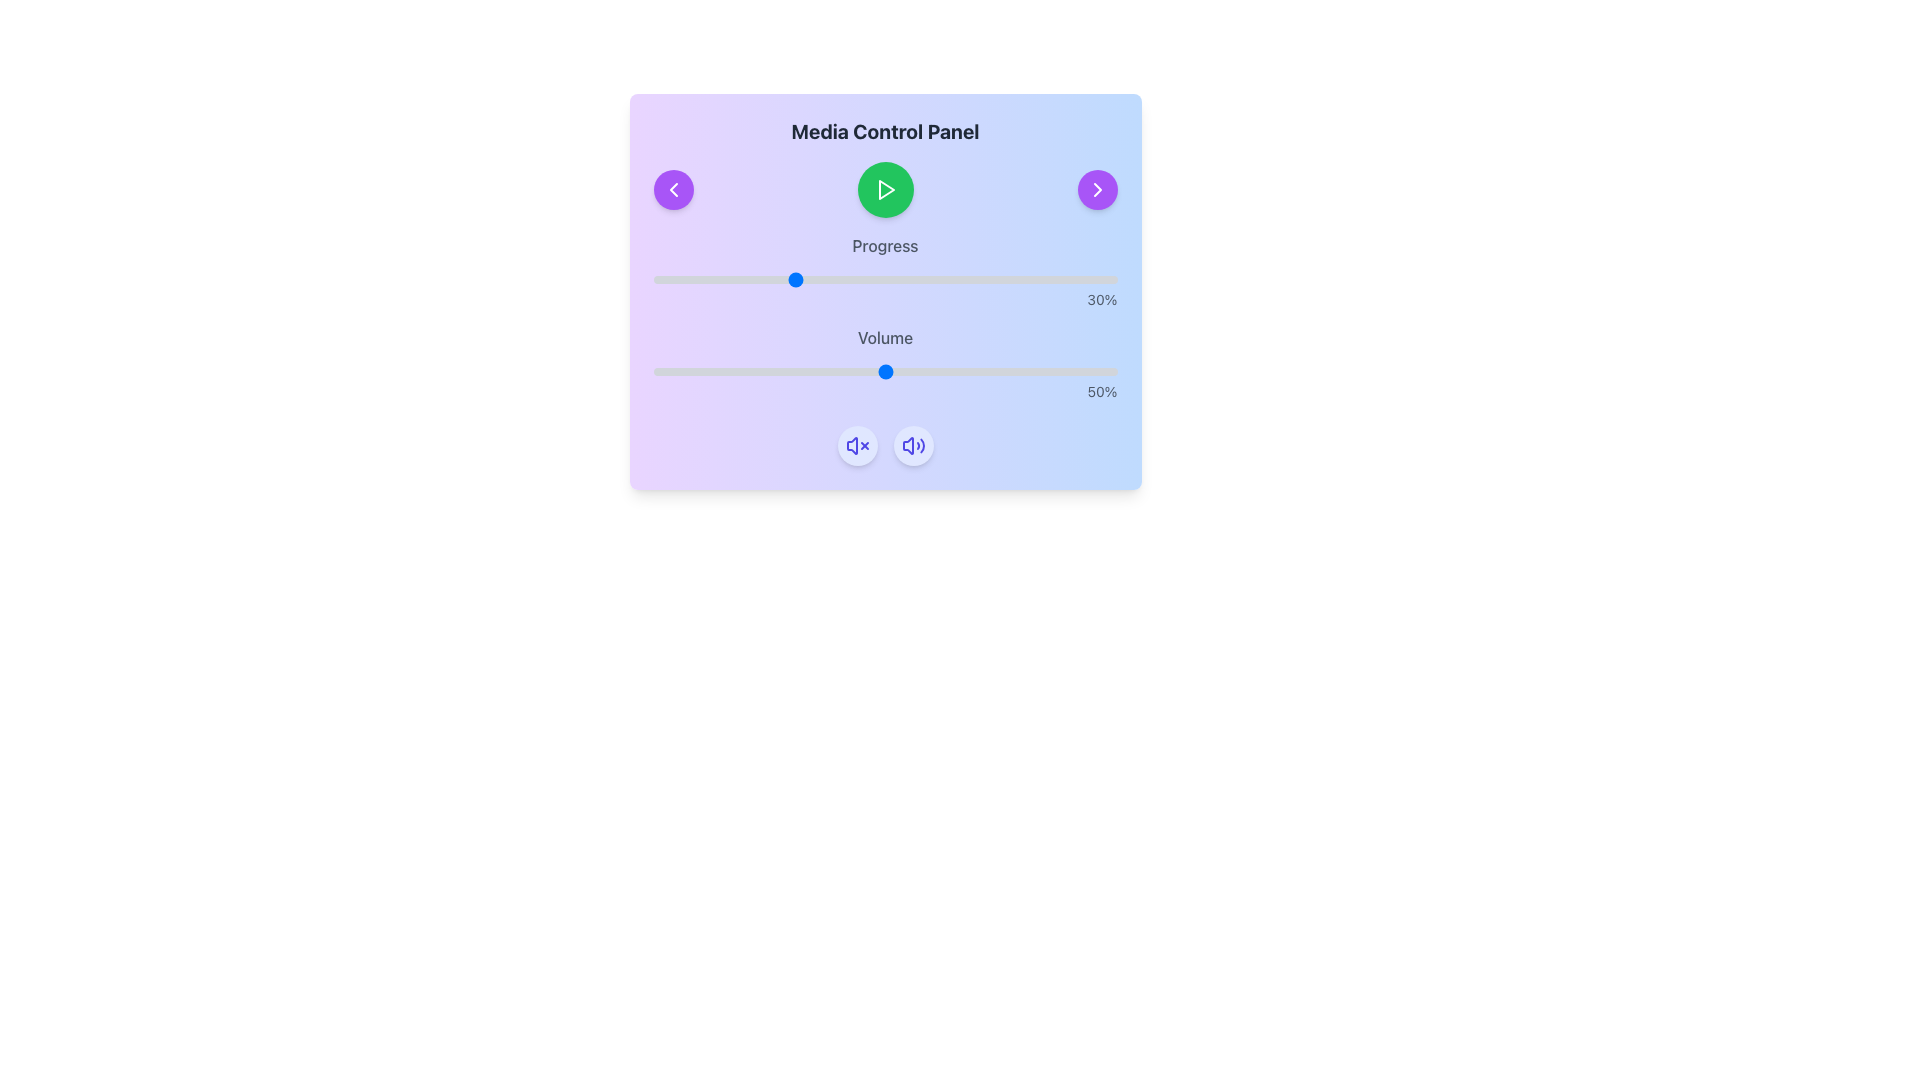  Describe the element at coordinates (884, 272) in the screenshot. I see `progress percentage displayed in the progress bar labeled 'Progress', which shows '30%' to the right of the bar` at that location.